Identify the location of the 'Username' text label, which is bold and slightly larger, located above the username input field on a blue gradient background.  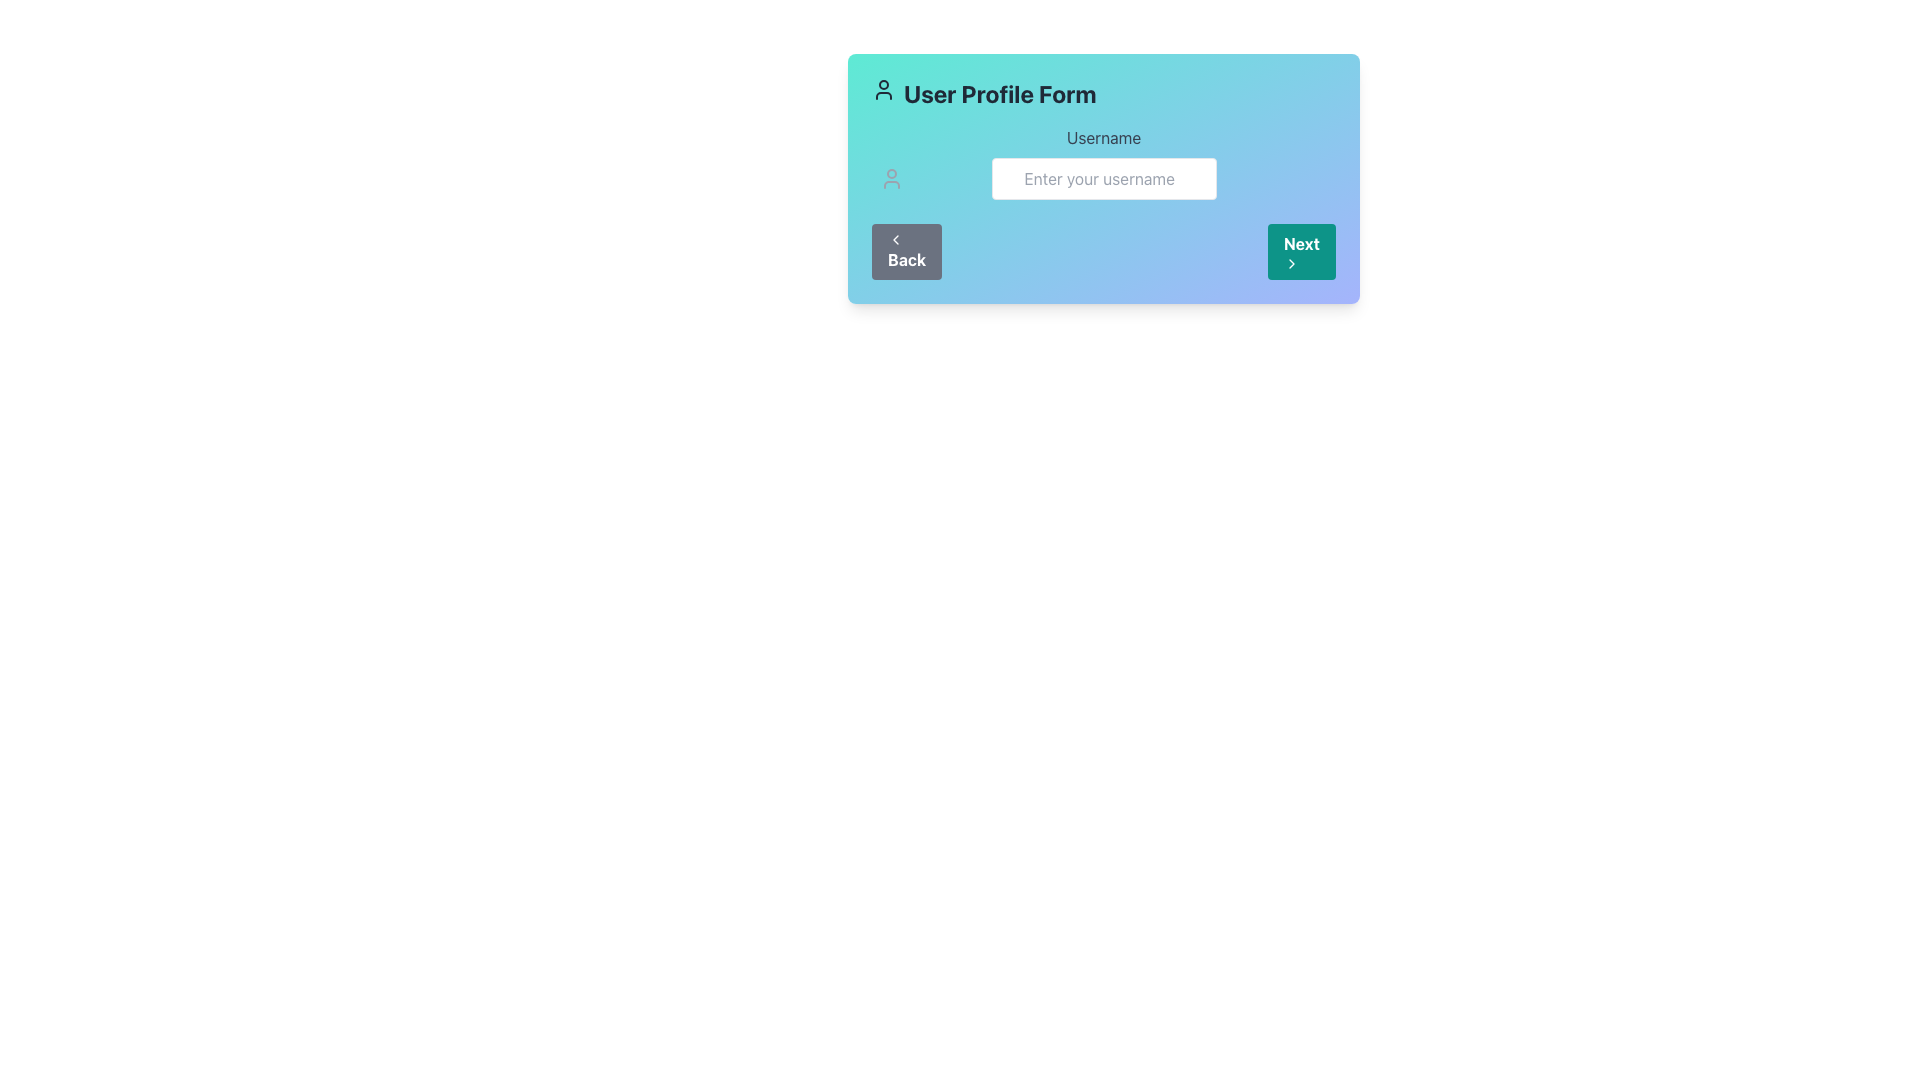
(1103, 137).